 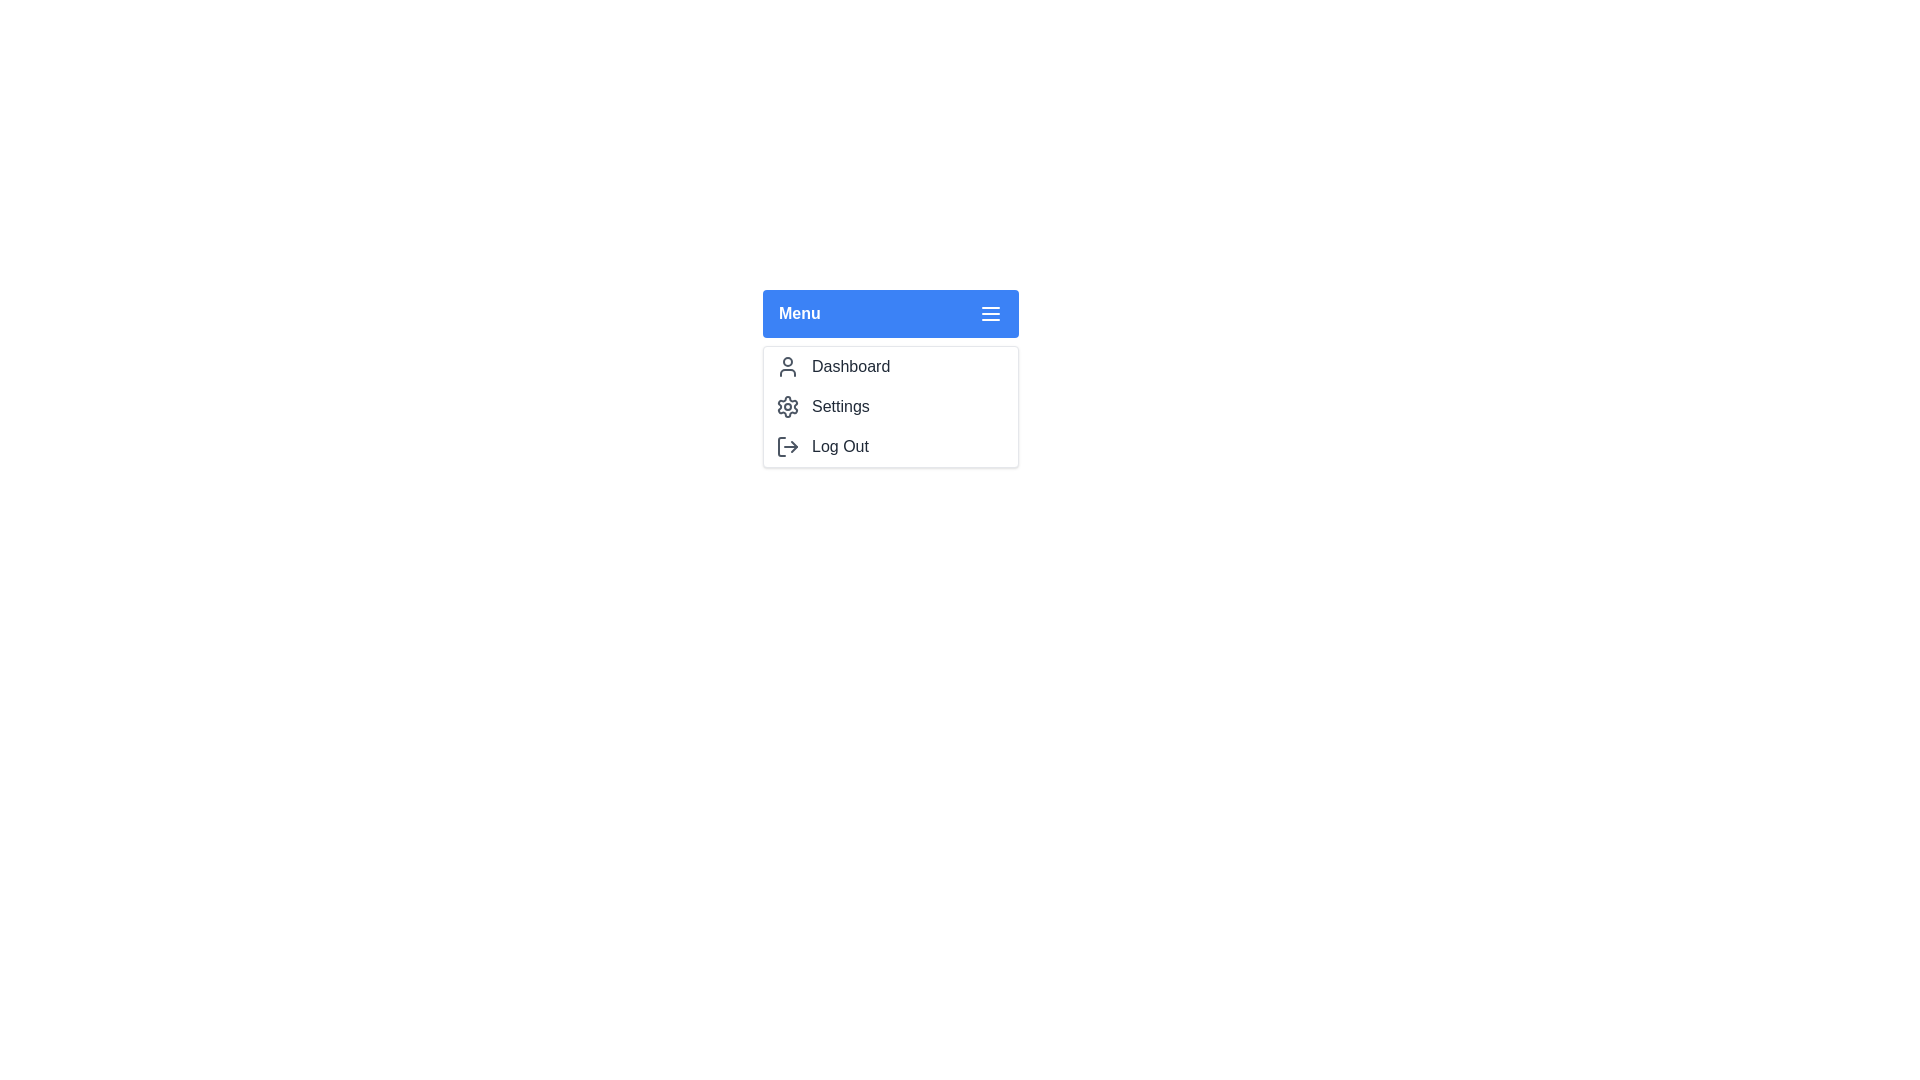 I want to click on the menu option Log Out by clicking on it, so click(x=890, y=446).